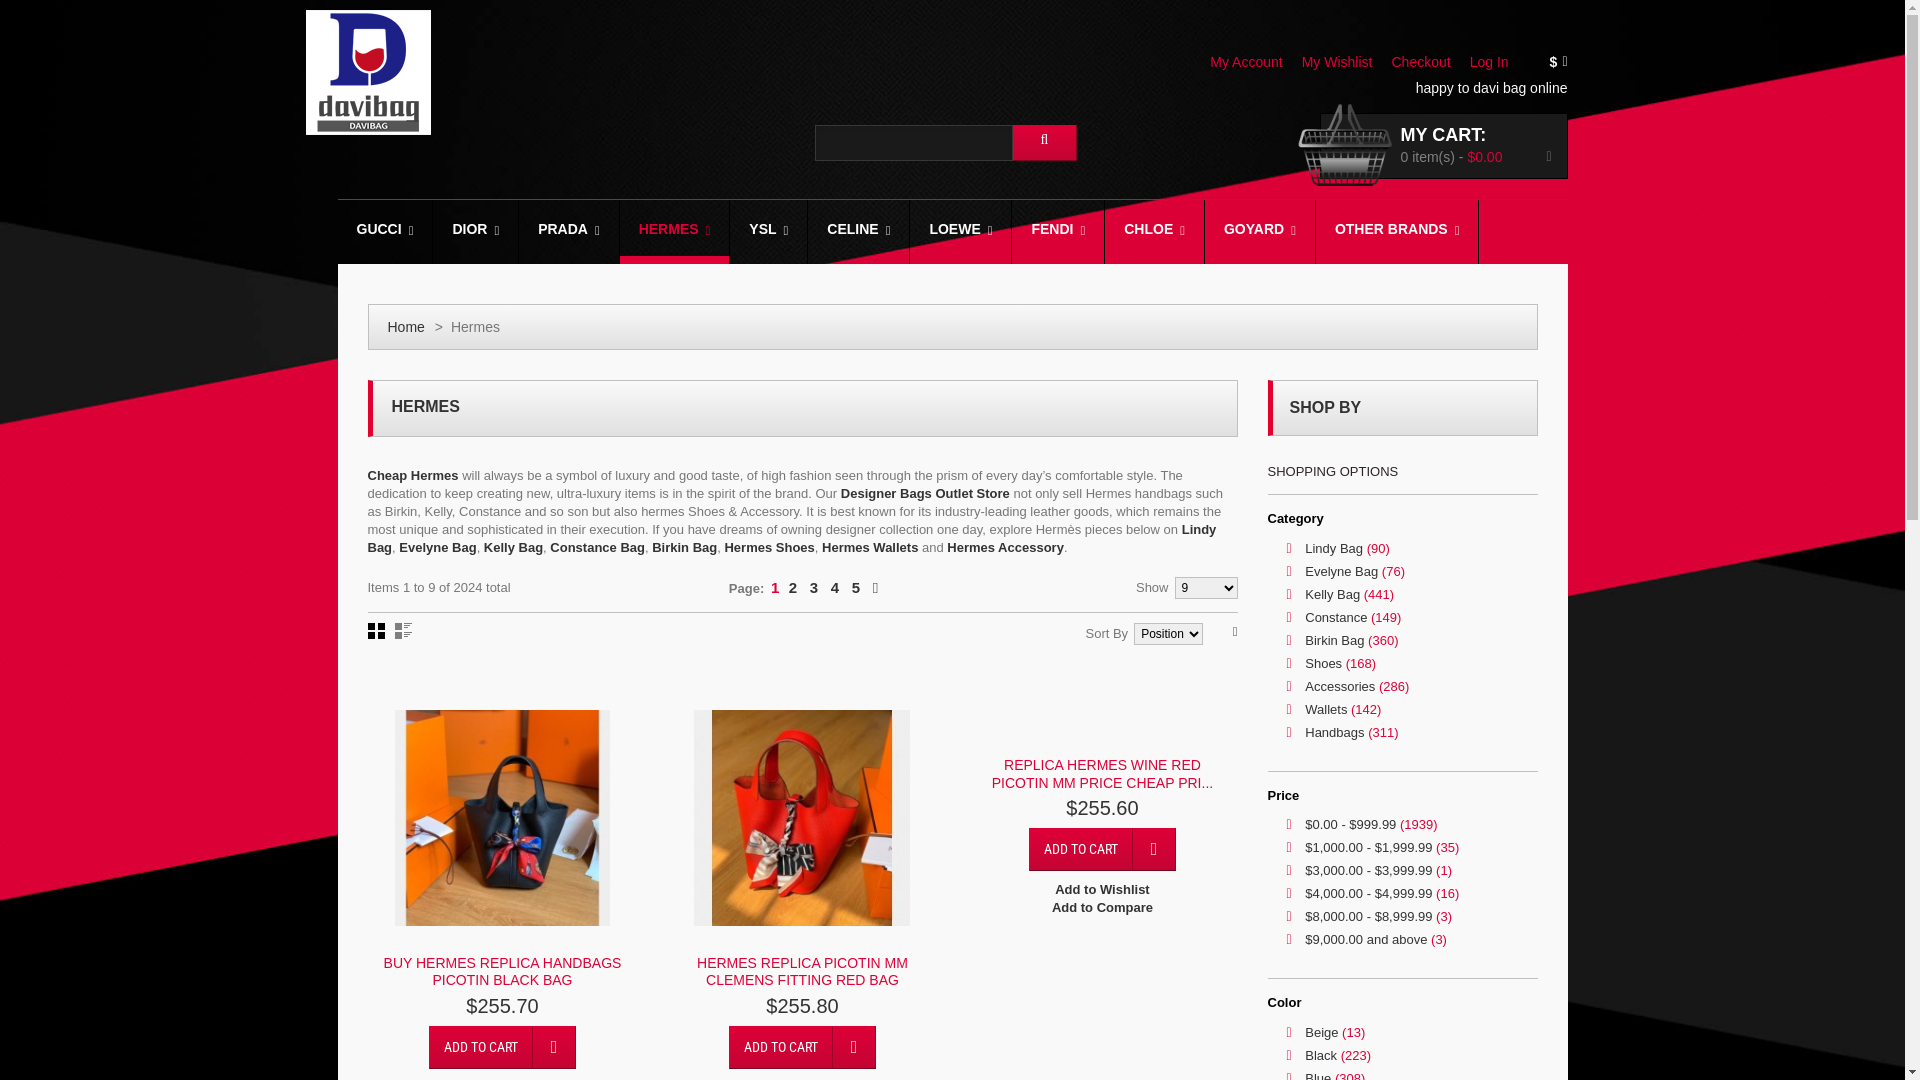 Image resolution: width=1920 pixels, height=1080 pixels. I want to click on 'Cheap Hermes', so click(412, 475).